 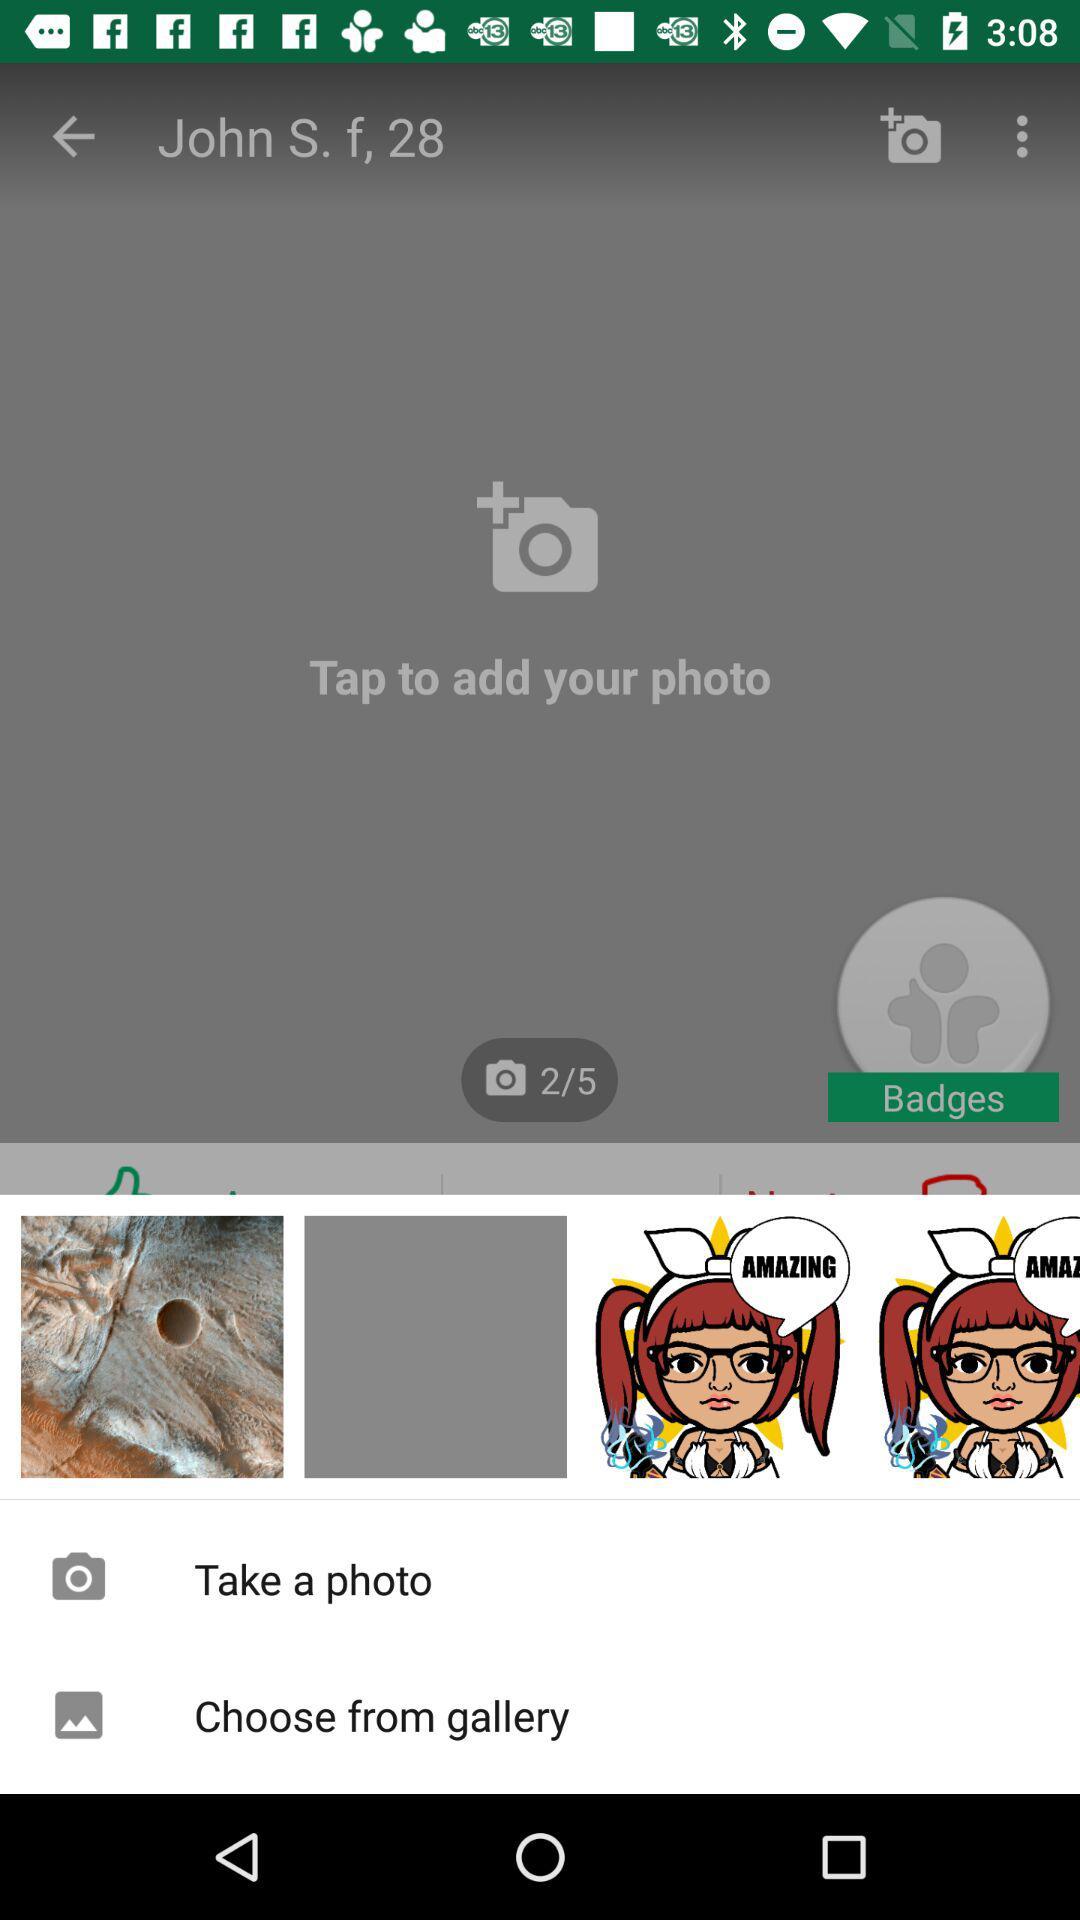 What do you see at coordinates (151, 1347) in the screenshot?
I see `photo` at bounding box center [151, 1347].